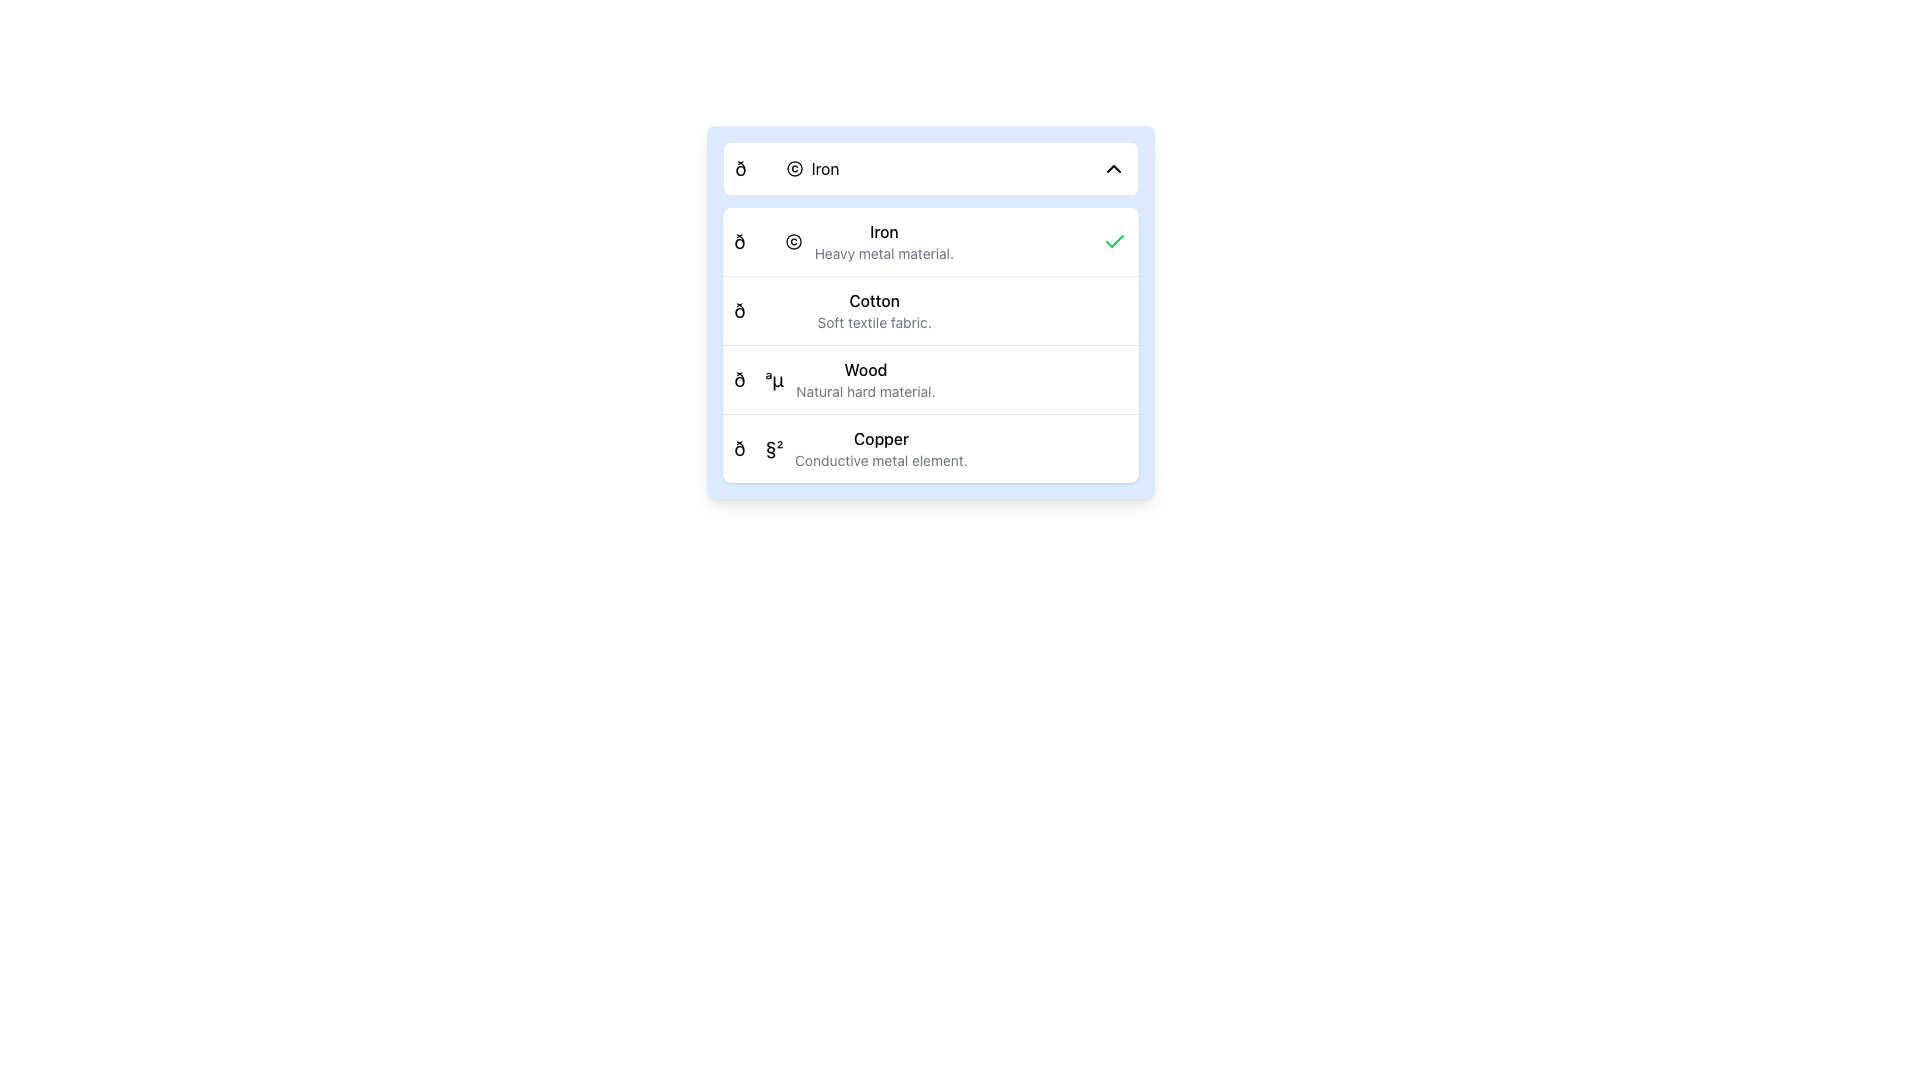  What do you see at coordinates (786, 168) in the screenshot?
I see `the first item in the dropdown menu which represents the option 'Iron'` at bounding box center [786, 168].